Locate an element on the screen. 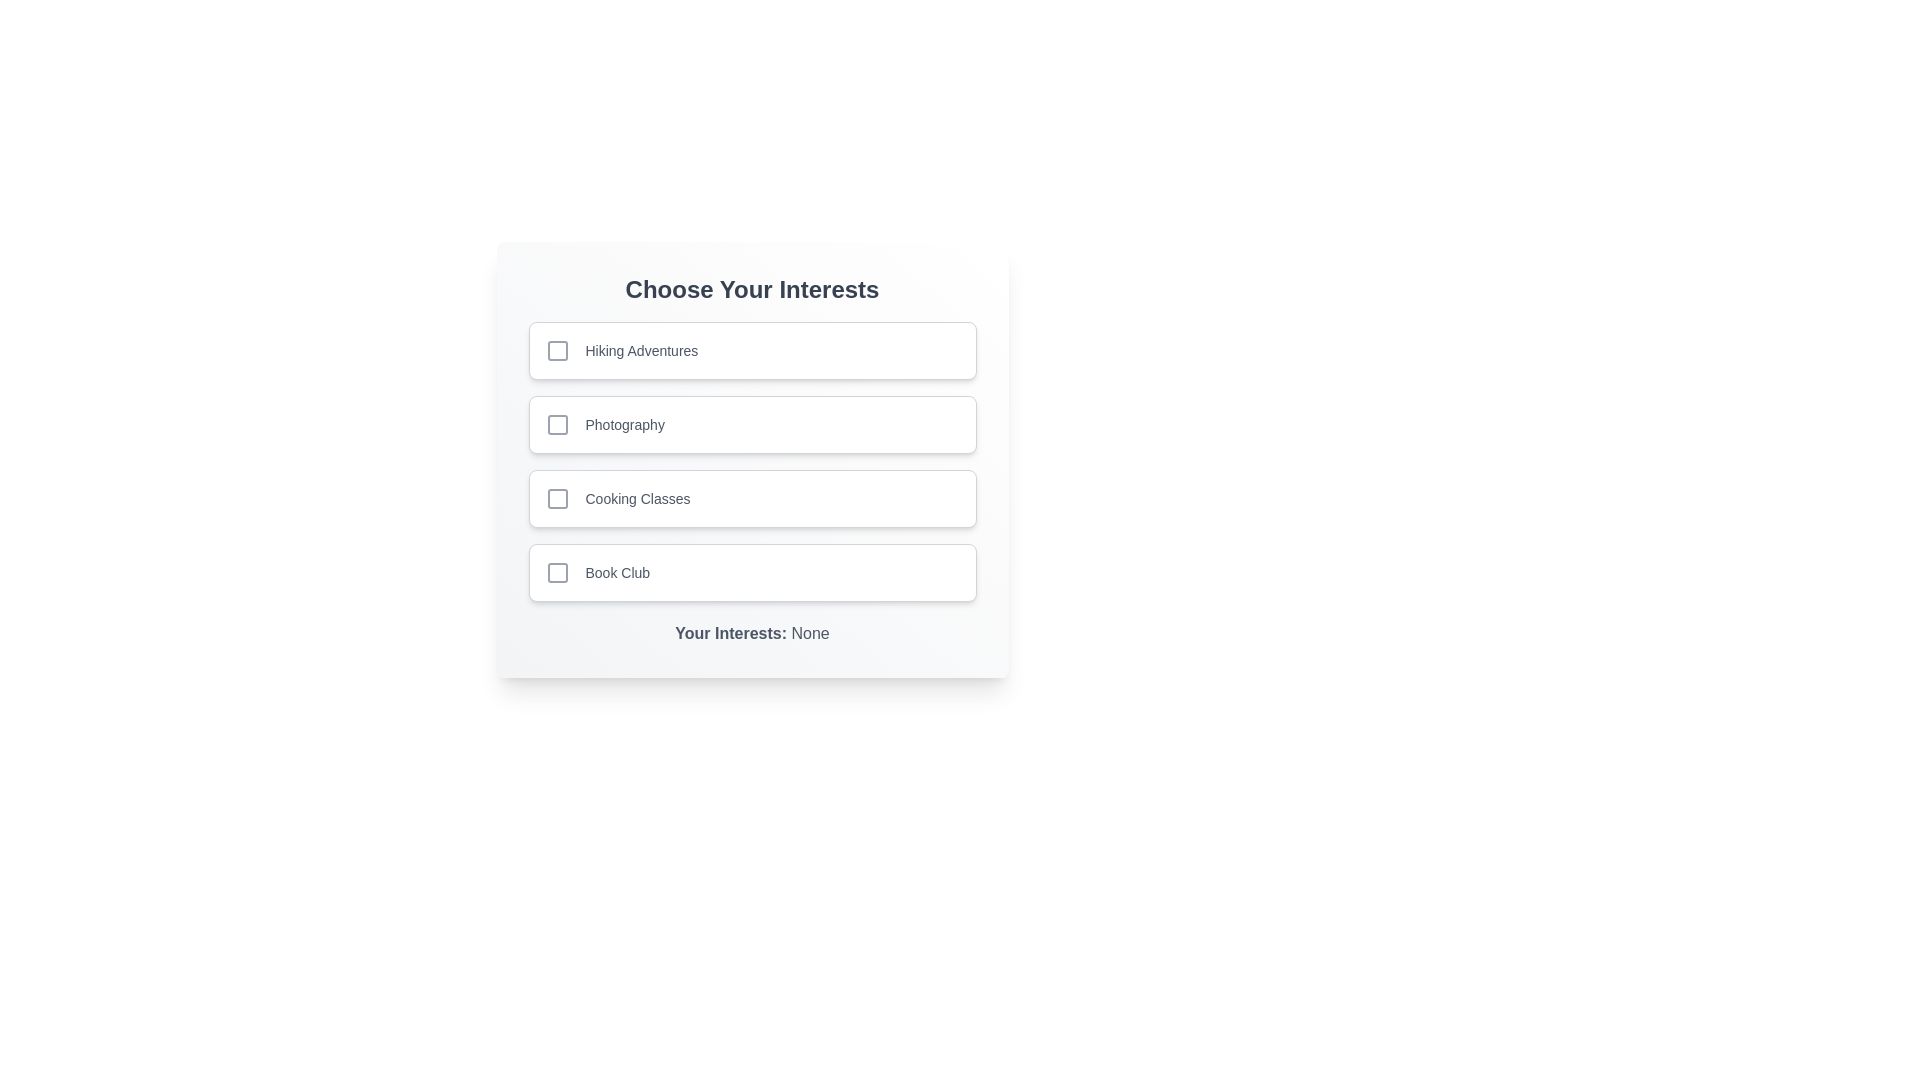 Image resolution: width=1920 pixels, height=1080 pixels. the heading label that introduces the options for 'Hiking Adventures', 'Photography', 'Cooking Classes', and 'Book Club' is located at coordinates (751, 289).